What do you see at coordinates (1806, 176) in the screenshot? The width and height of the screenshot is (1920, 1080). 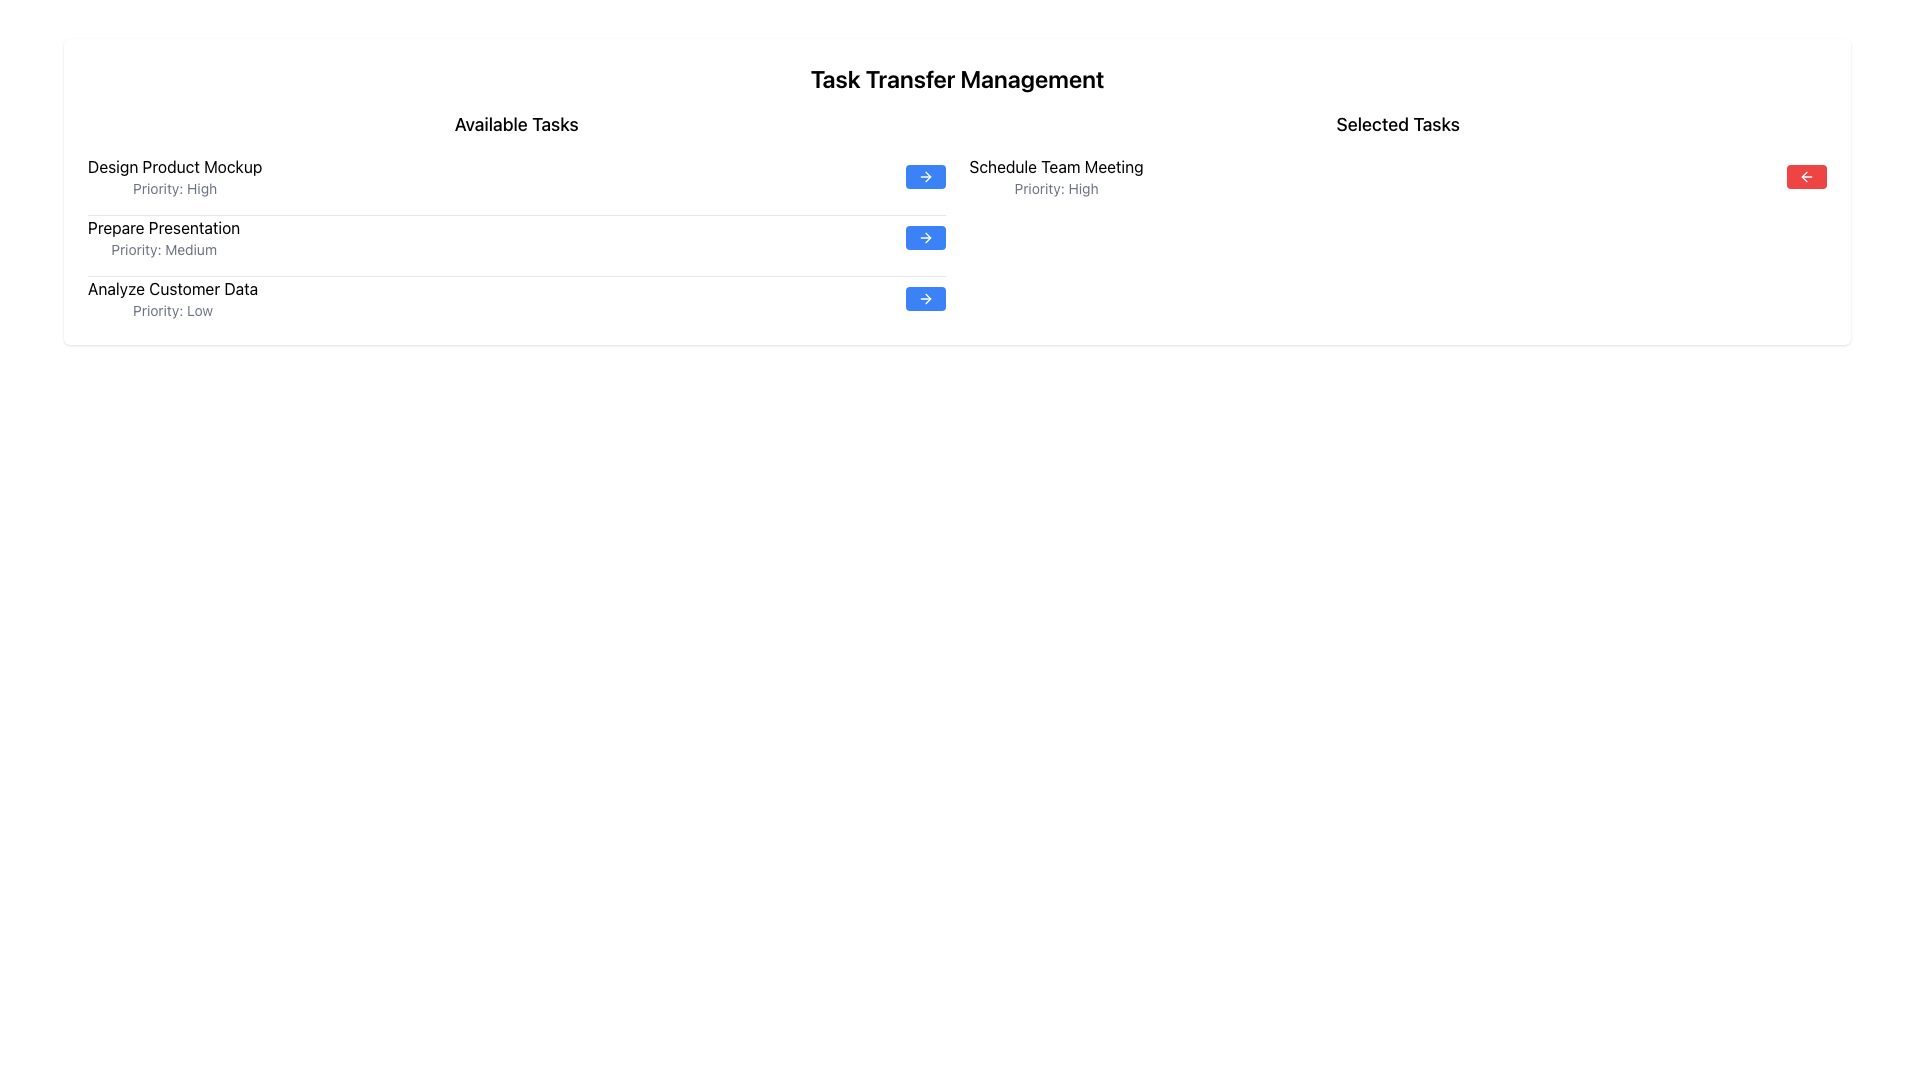 I see `the button located to the right of the label 'Schedule Team Meeting, Priority: High' in the 'Selected Tasks' section to transfer the task back to the 'Available Tasks' list` at bounding box center [1806, 176].